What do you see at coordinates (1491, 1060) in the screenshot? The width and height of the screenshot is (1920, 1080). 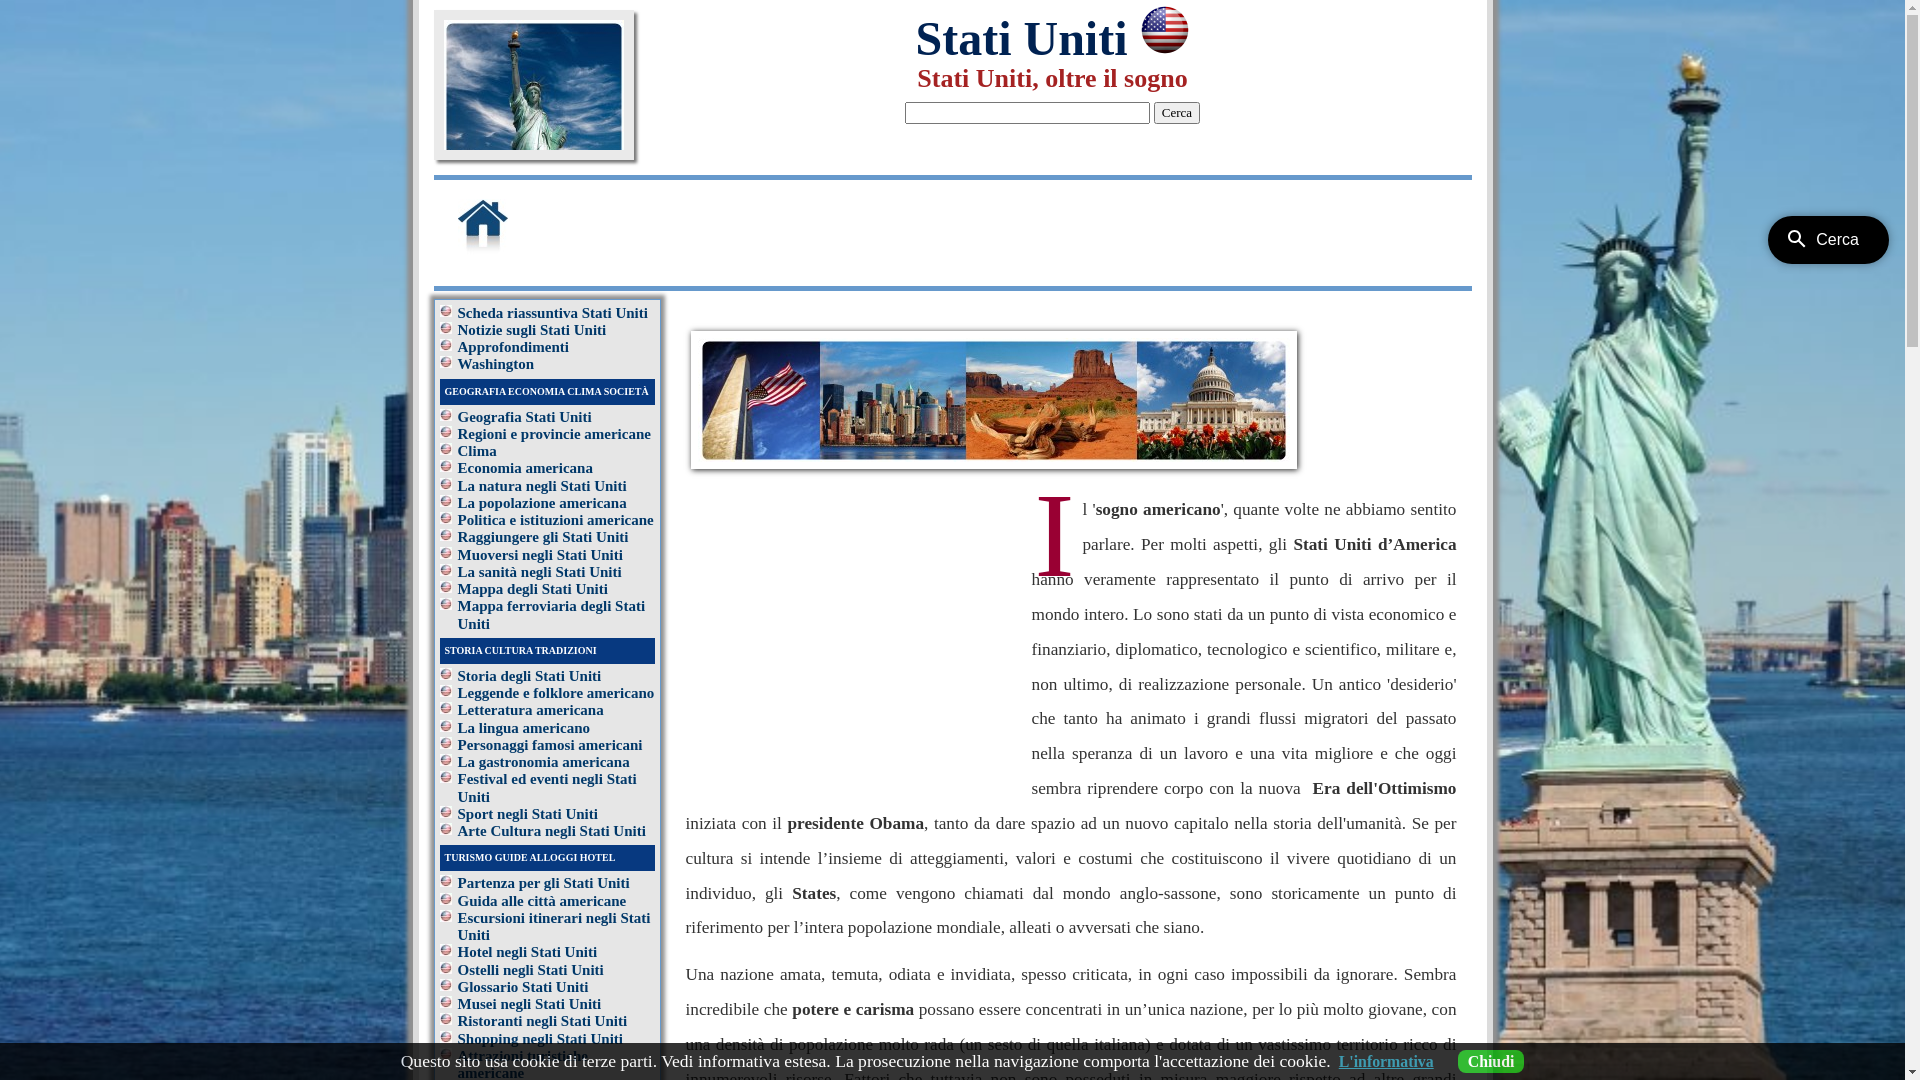 I see `'Chiudi'` at bounding box center [1491, 1060].